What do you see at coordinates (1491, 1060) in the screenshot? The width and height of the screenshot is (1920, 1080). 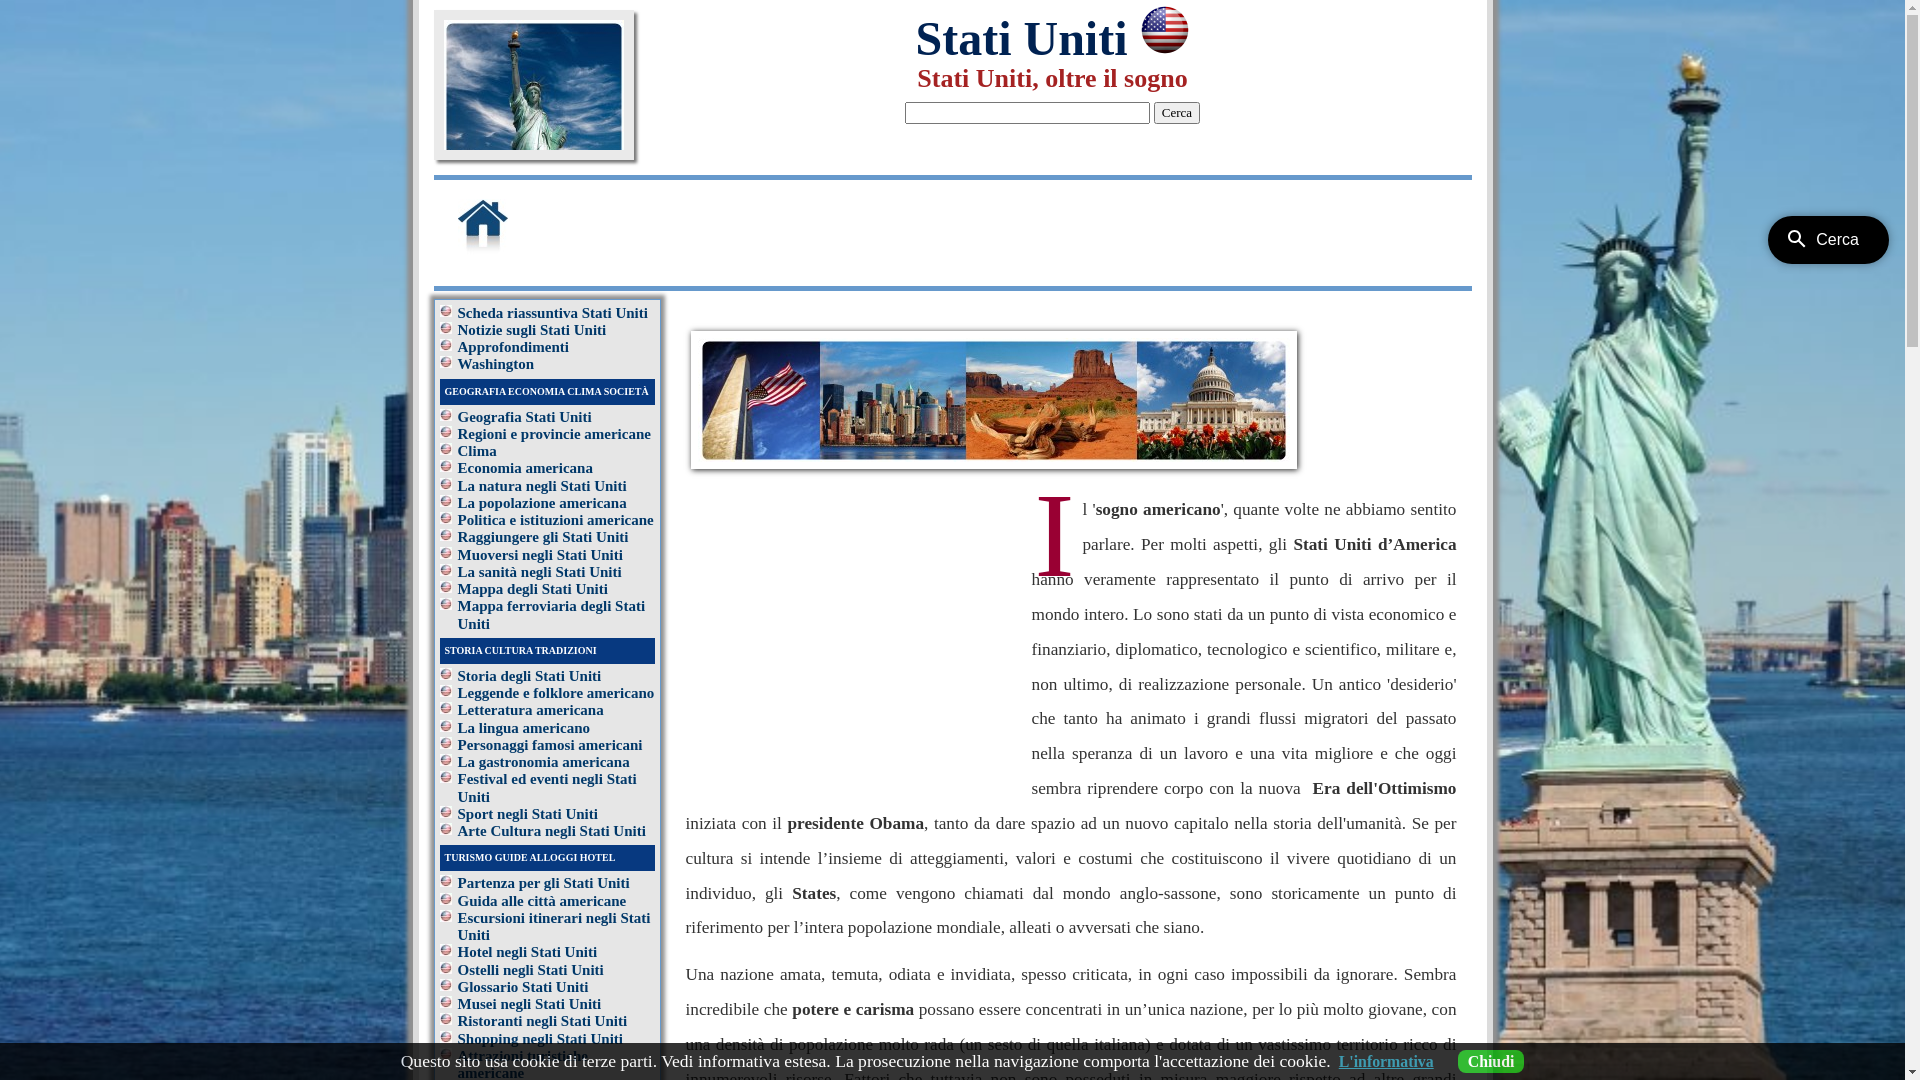 I see `'Chiudi'` at bounding box center [1491, 1060].